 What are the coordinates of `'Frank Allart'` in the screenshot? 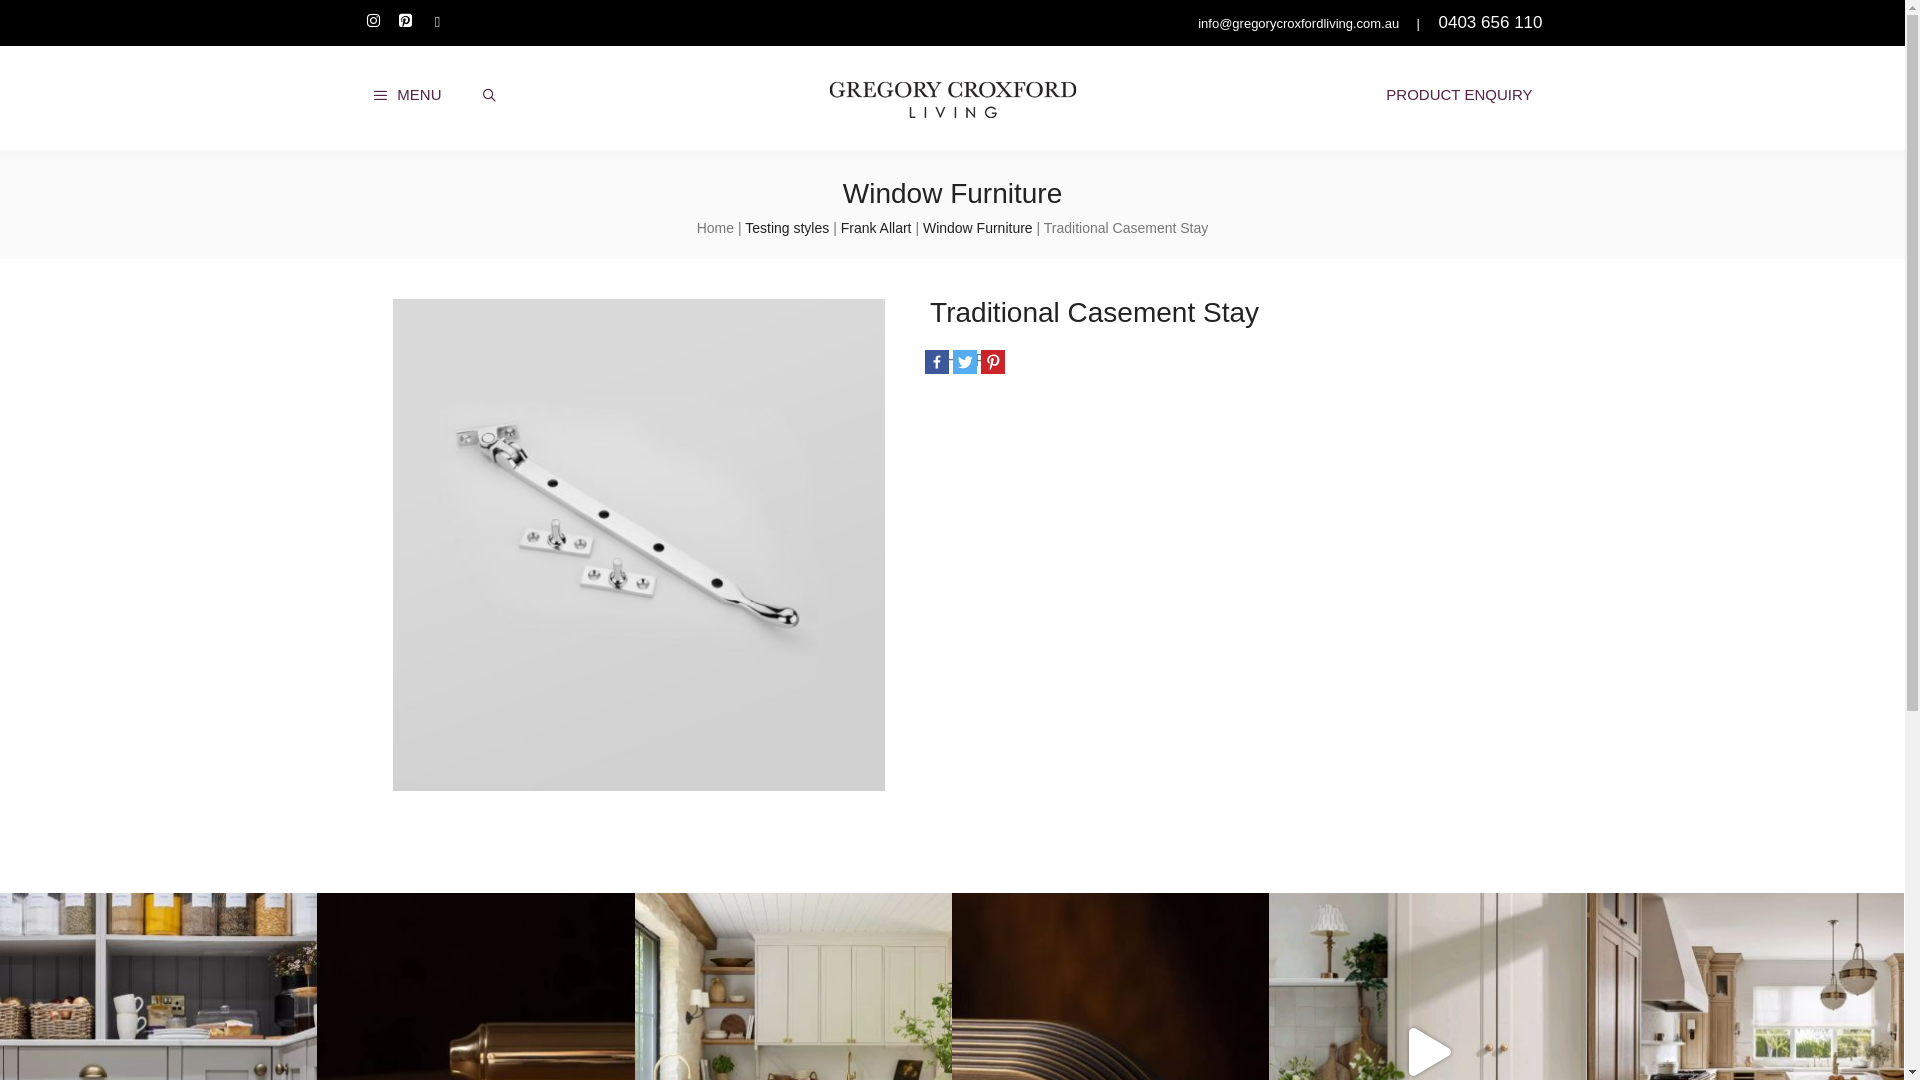 It's located at (840, 226).